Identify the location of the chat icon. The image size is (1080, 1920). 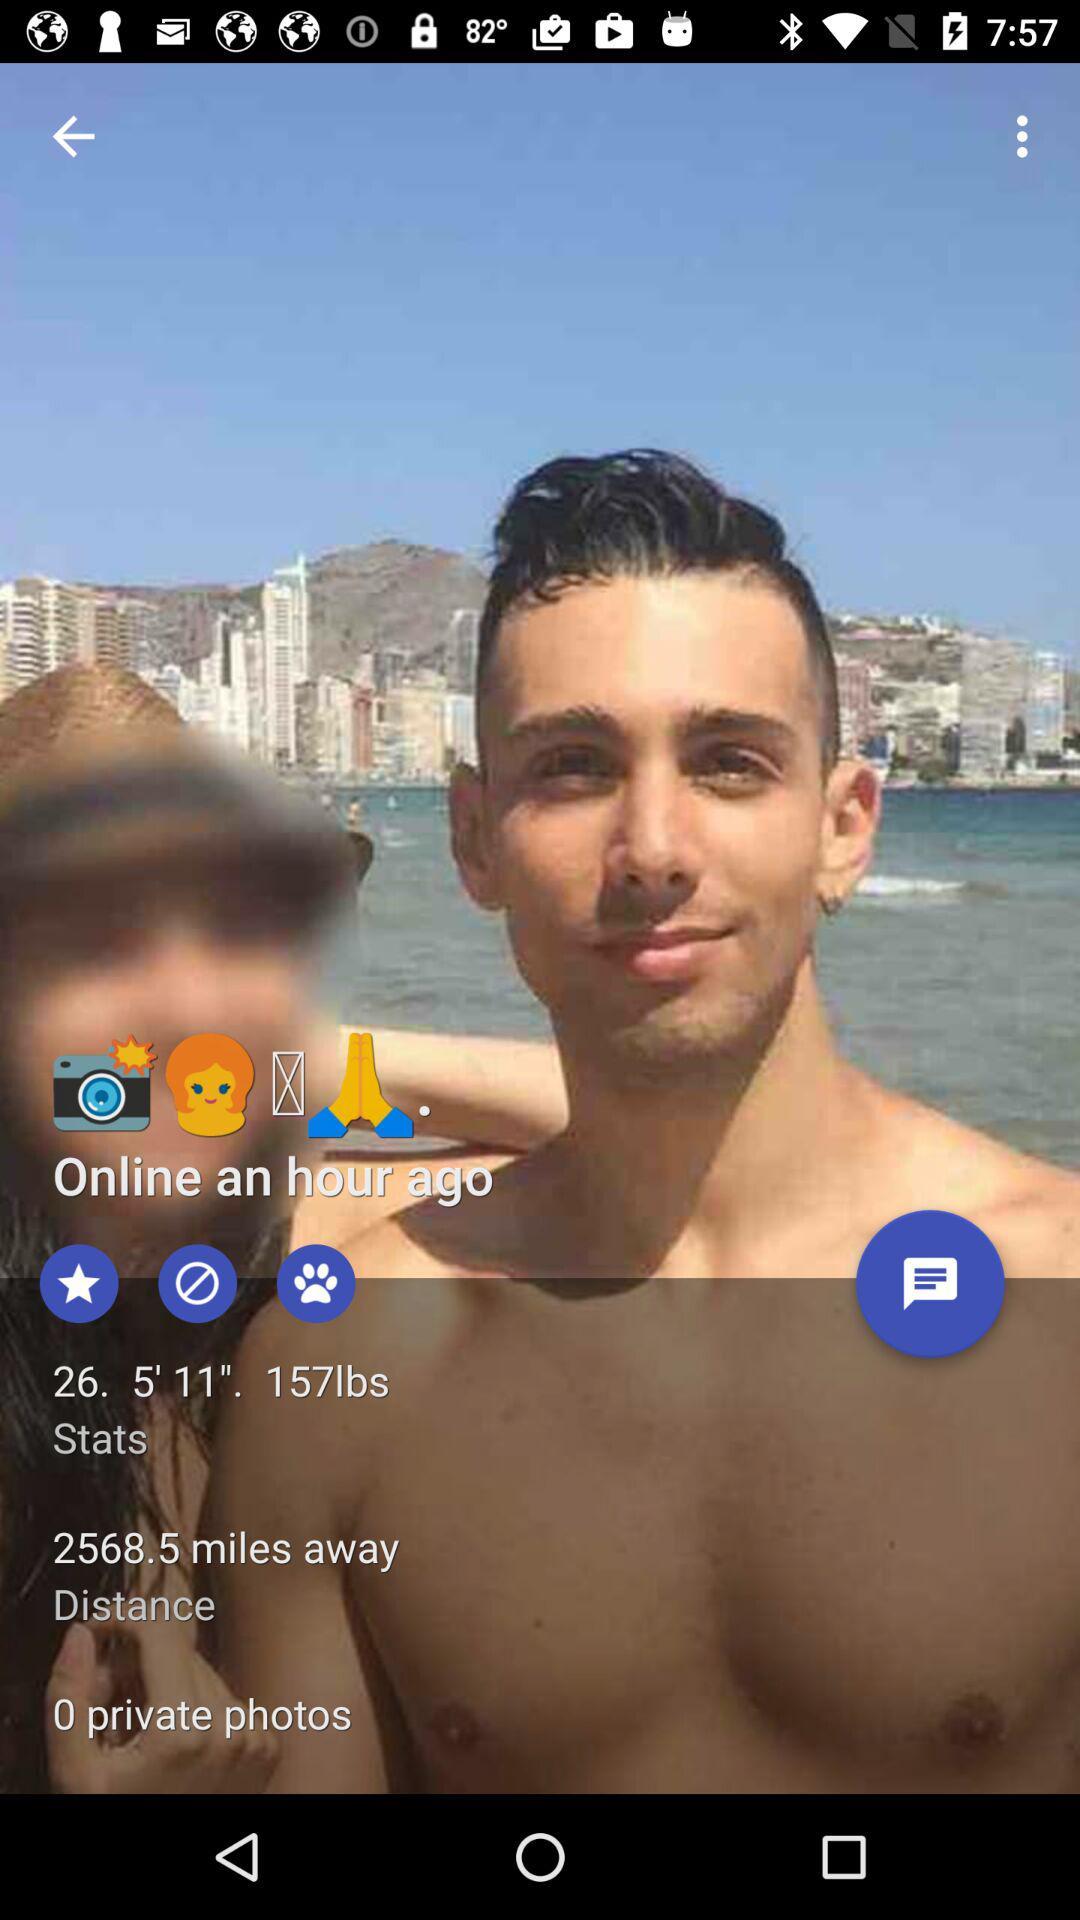
(930, 1291).